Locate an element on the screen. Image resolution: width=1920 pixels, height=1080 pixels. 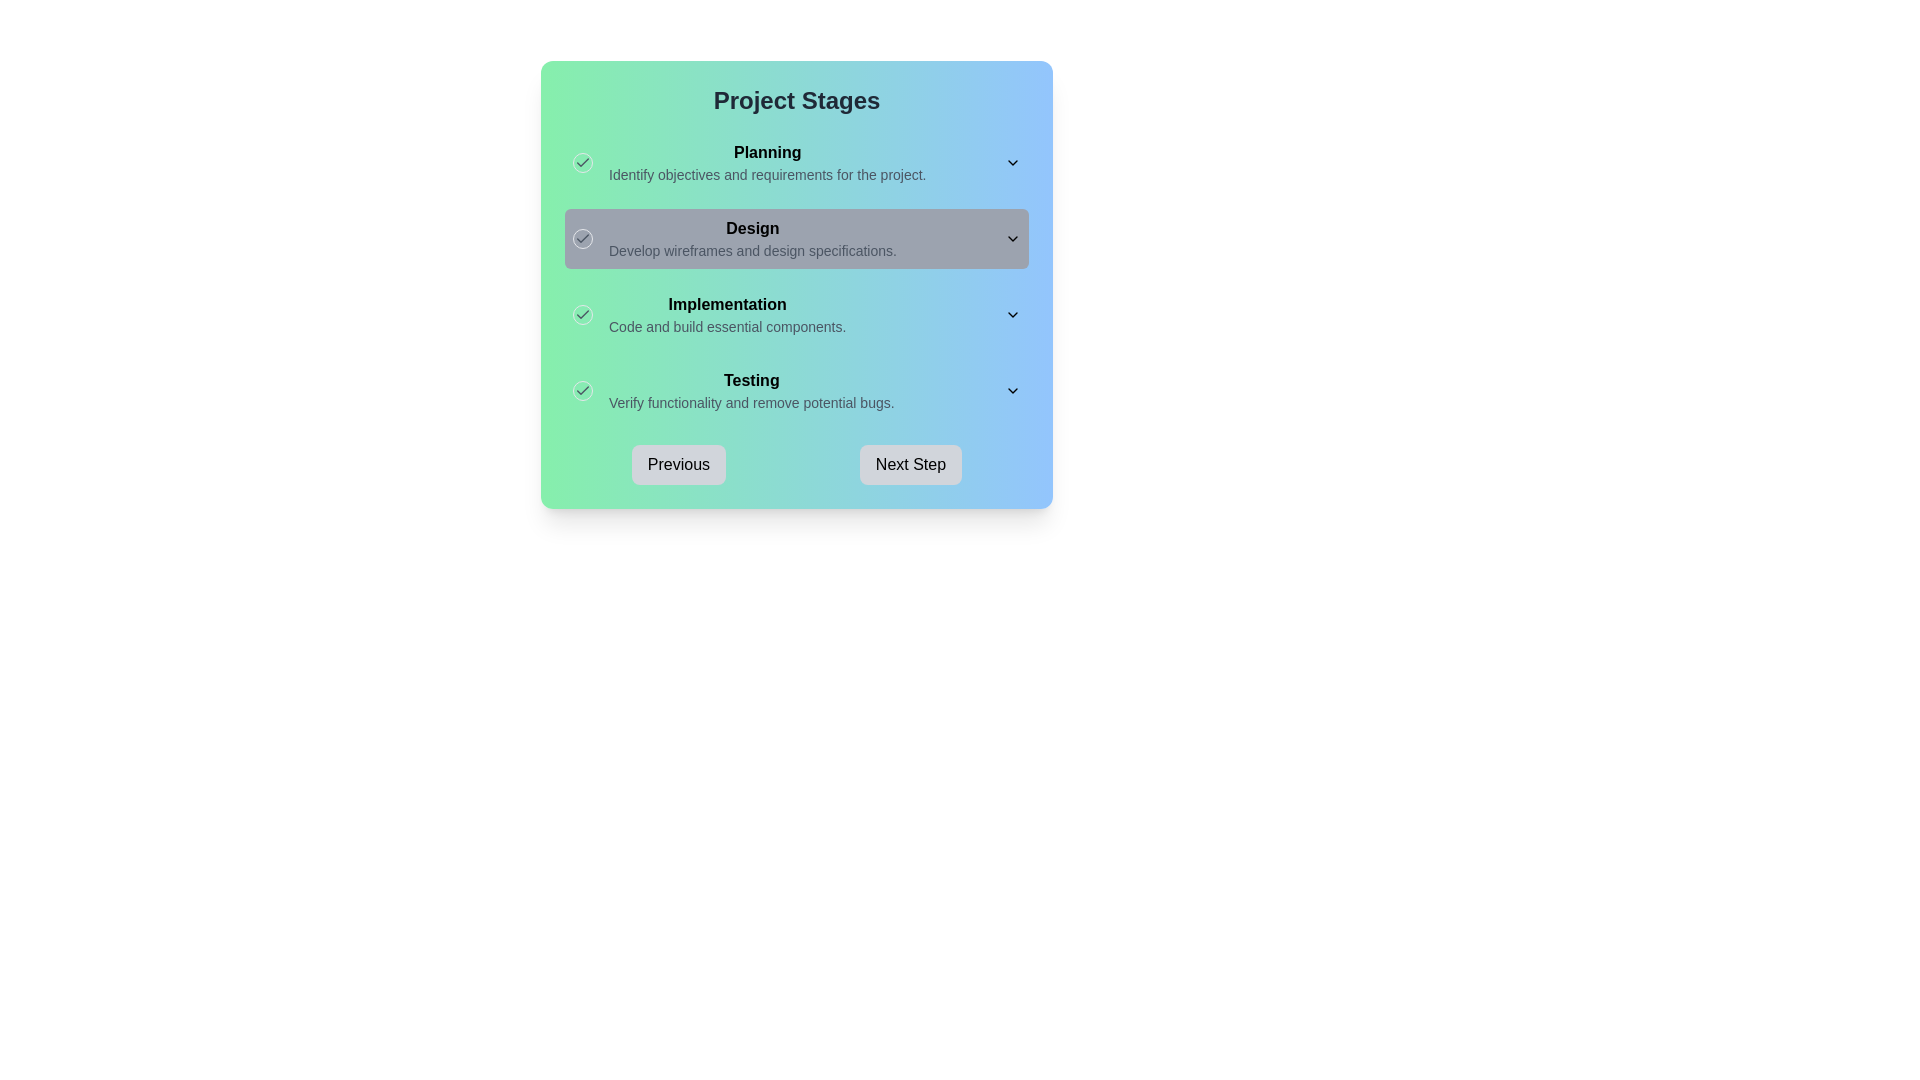
the tick mark icon within the SVG graphic that indicates completion for the 'Design' step is located at coordinates (581, 238).